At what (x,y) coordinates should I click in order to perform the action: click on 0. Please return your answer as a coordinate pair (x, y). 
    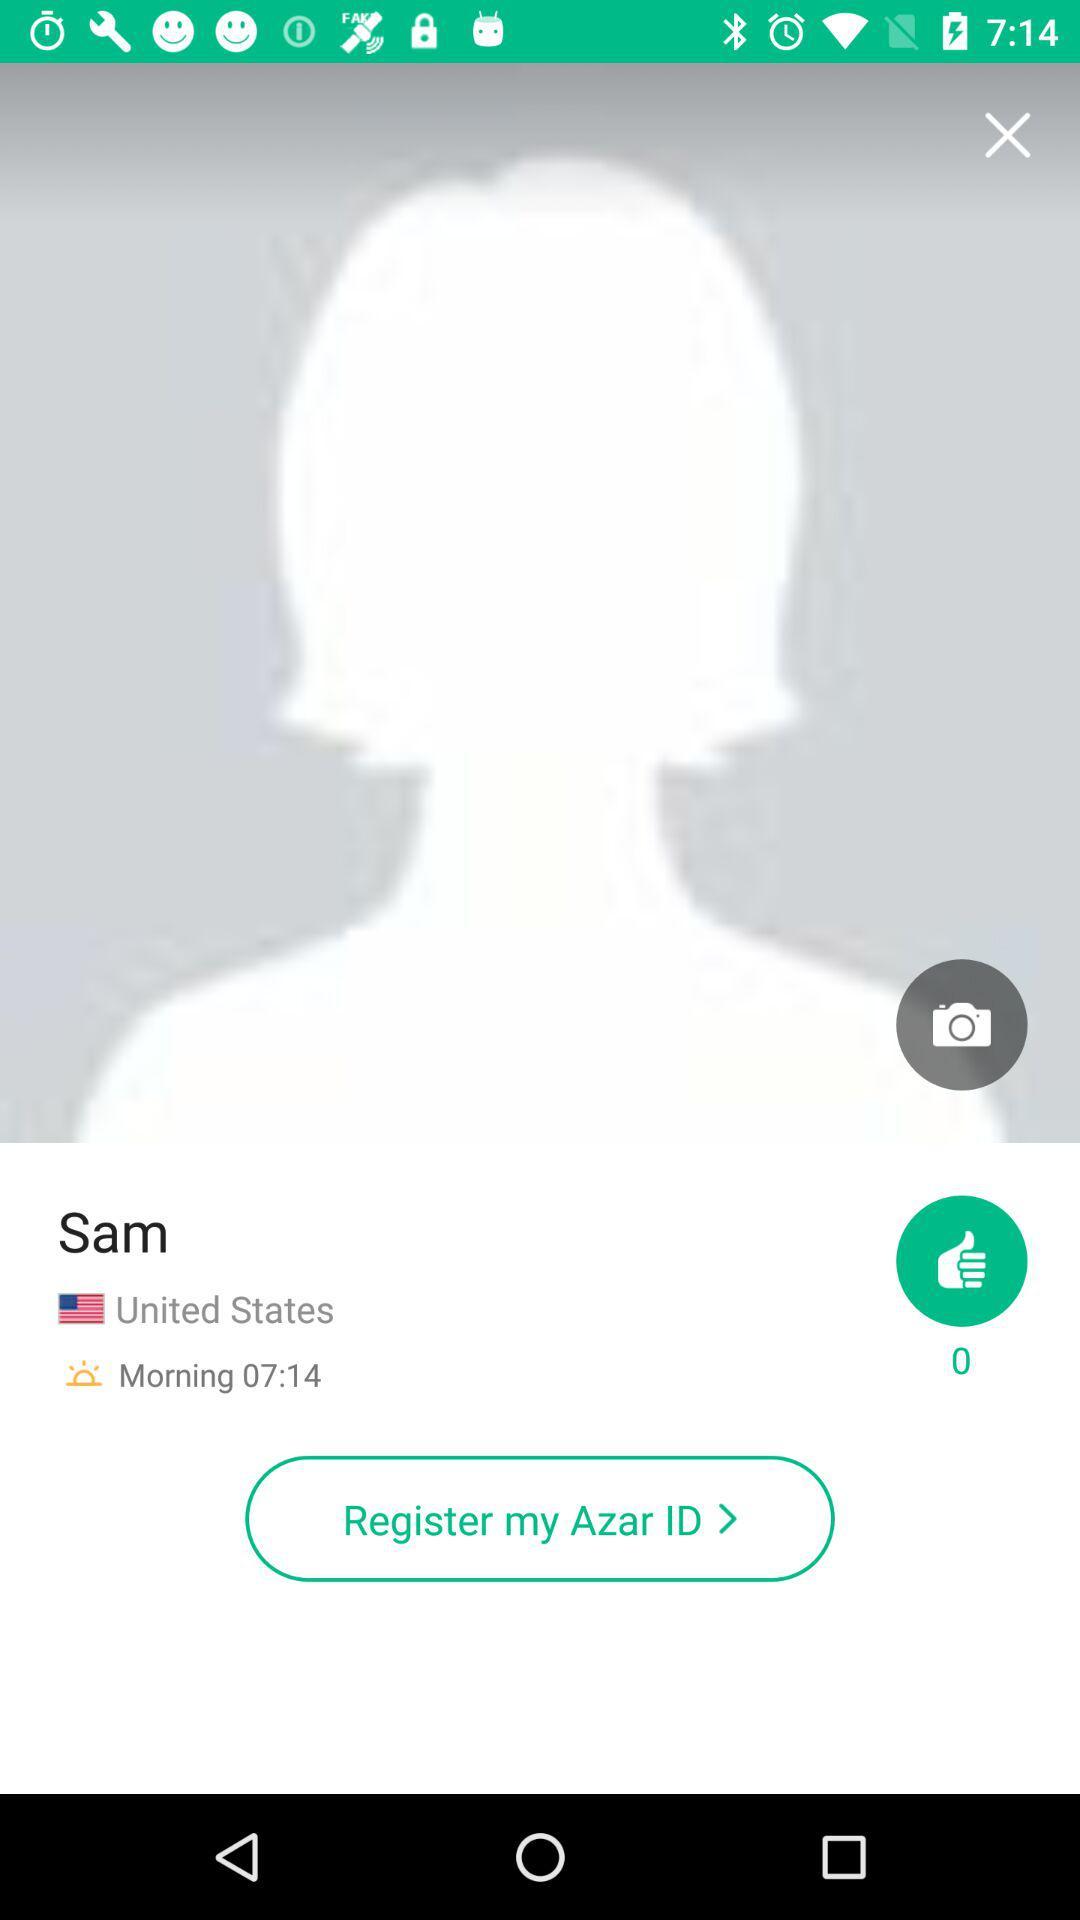
    Looking at the image, I should click on (960, 1290).